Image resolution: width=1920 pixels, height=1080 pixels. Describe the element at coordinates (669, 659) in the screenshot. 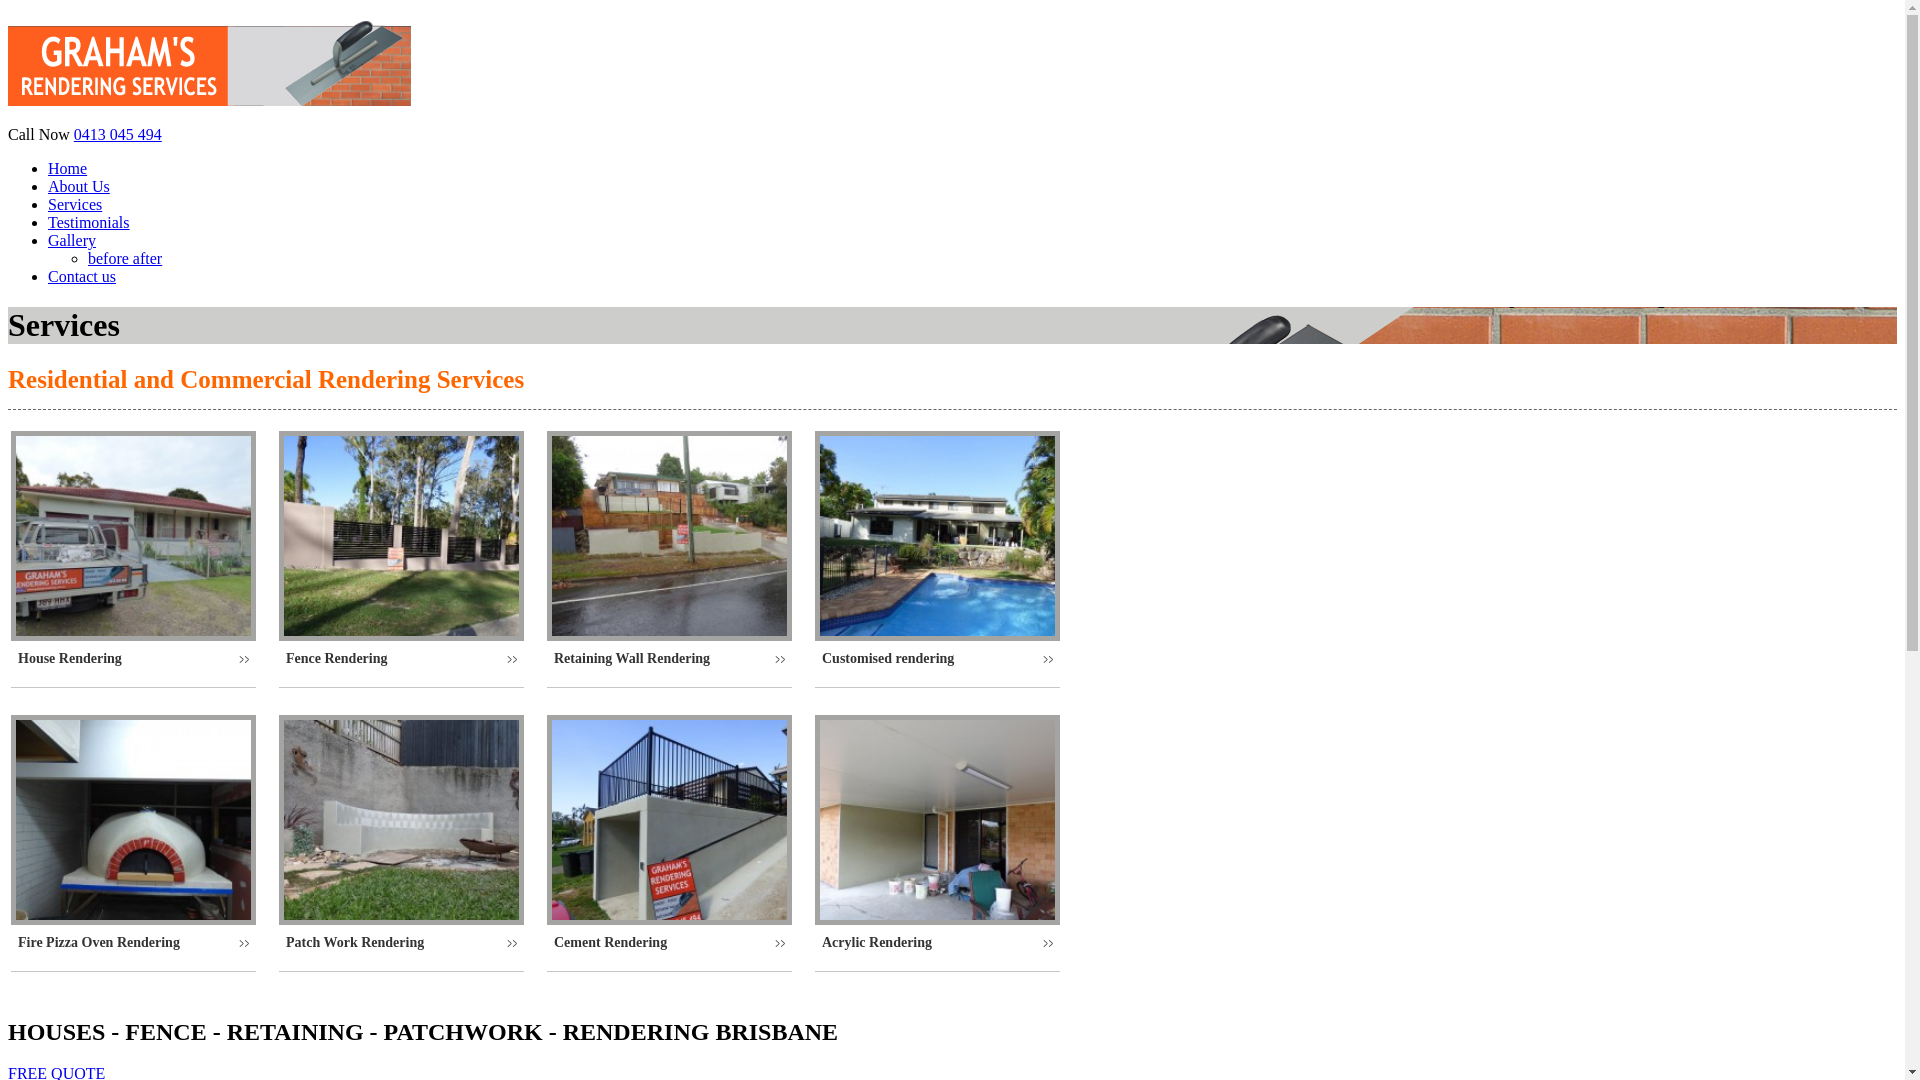

I see `'Retaining Wall Rendering'` at that location.